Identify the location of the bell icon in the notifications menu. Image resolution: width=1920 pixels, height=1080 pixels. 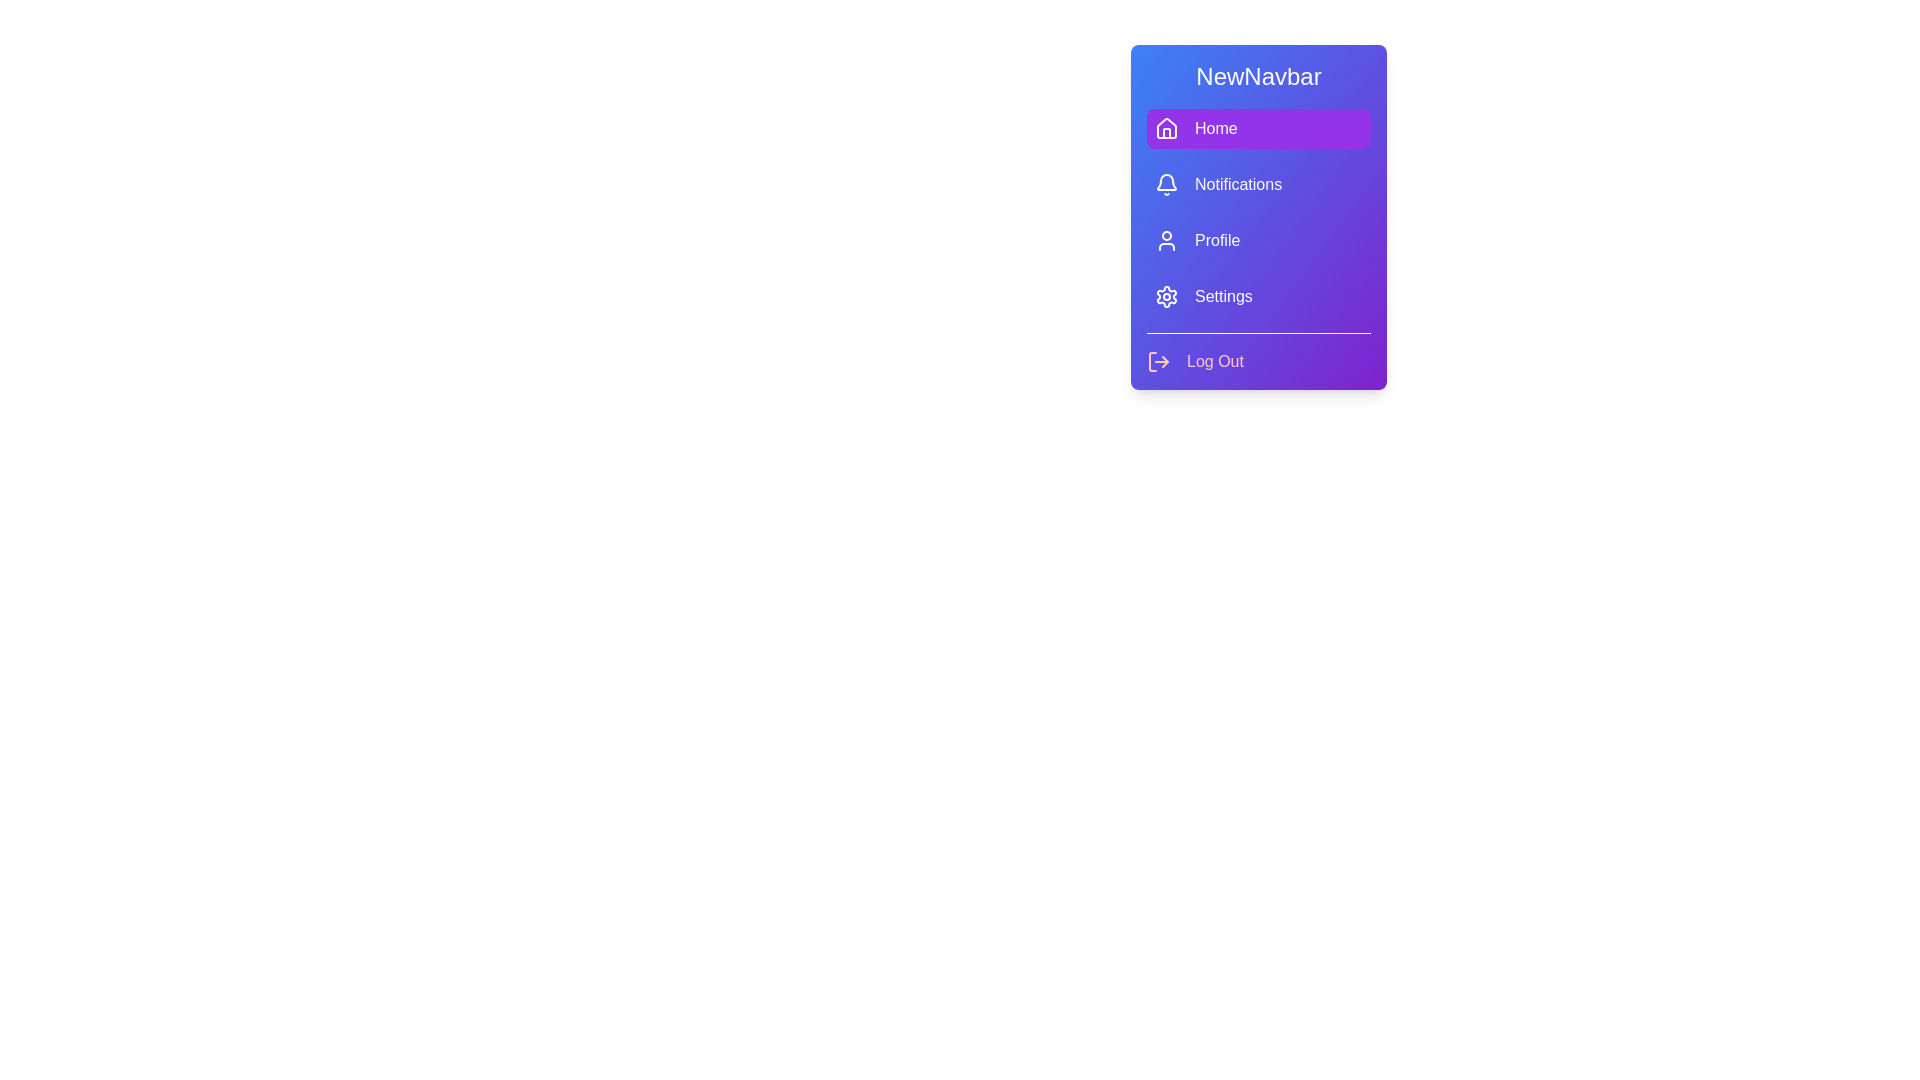
(1166, 182).